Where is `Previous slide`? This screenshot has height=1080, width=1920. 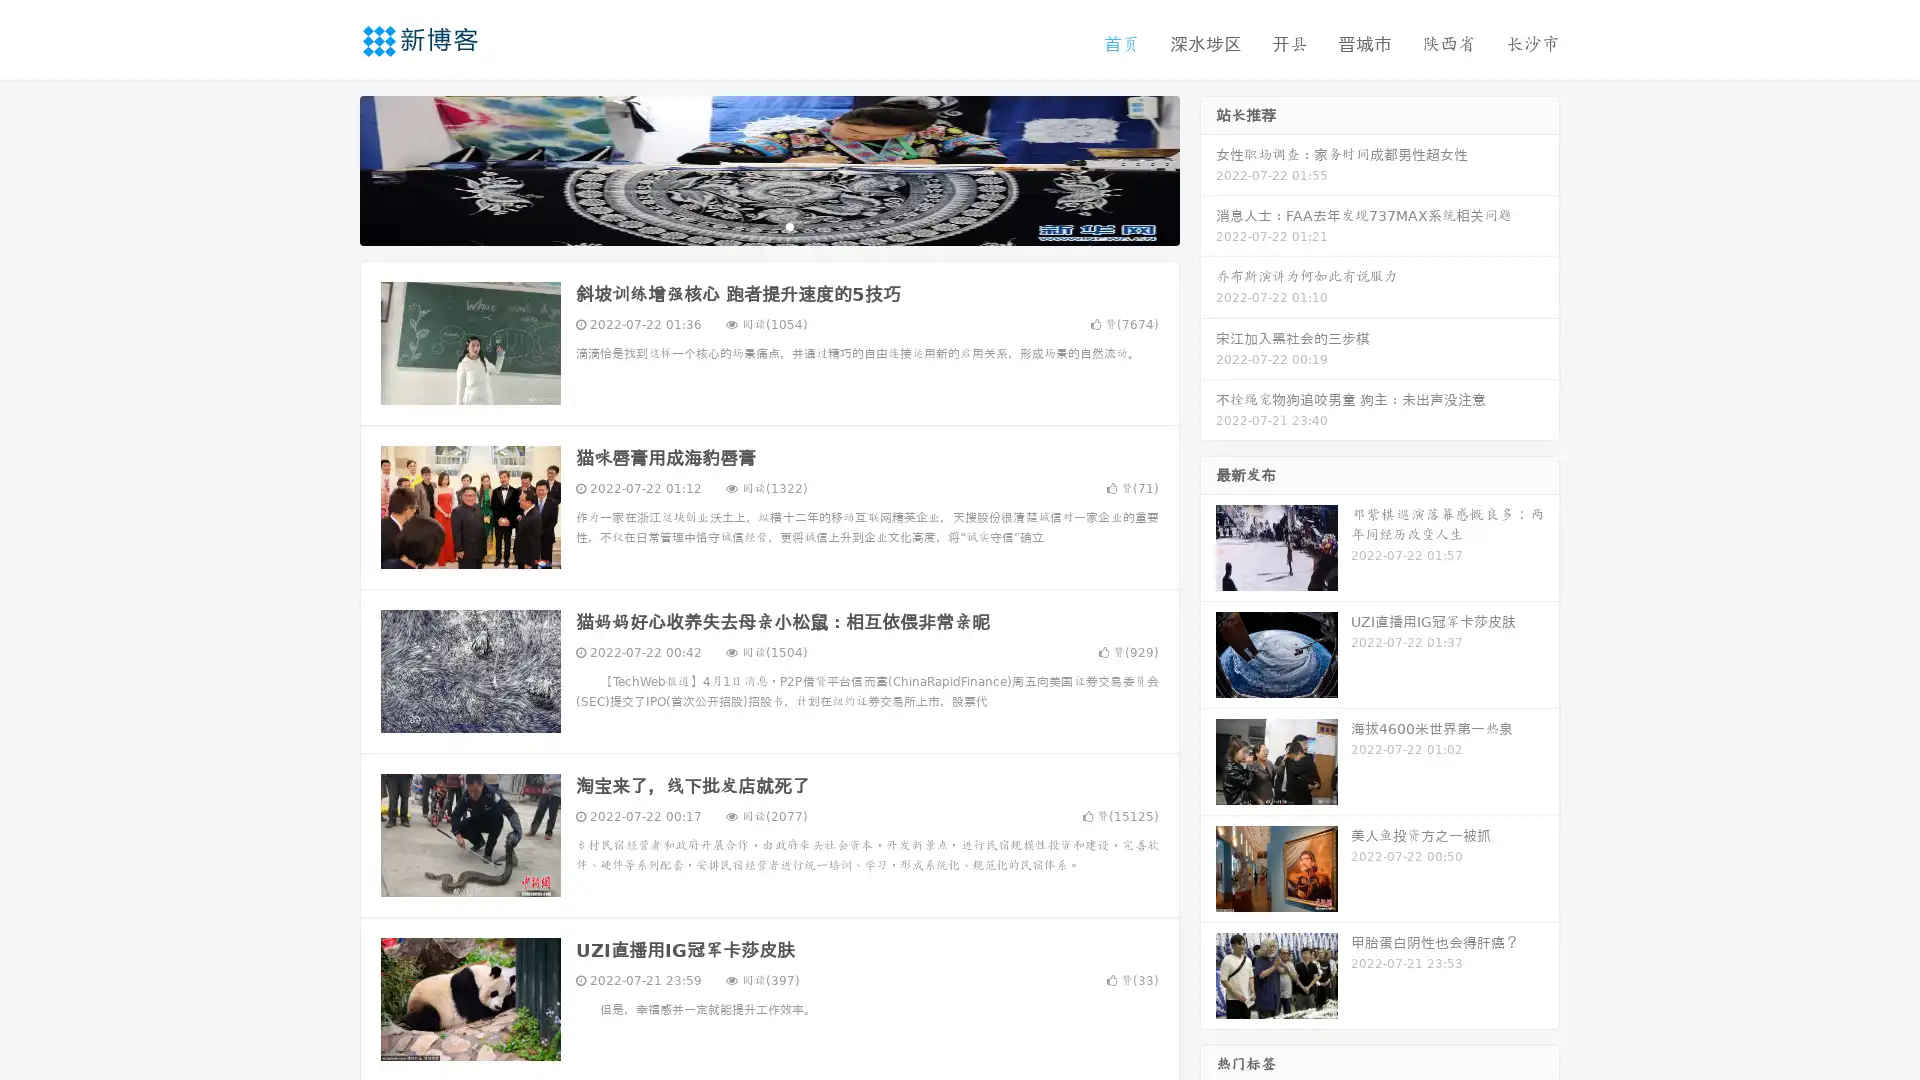
Previous slide is located at coordinates (330, 168).